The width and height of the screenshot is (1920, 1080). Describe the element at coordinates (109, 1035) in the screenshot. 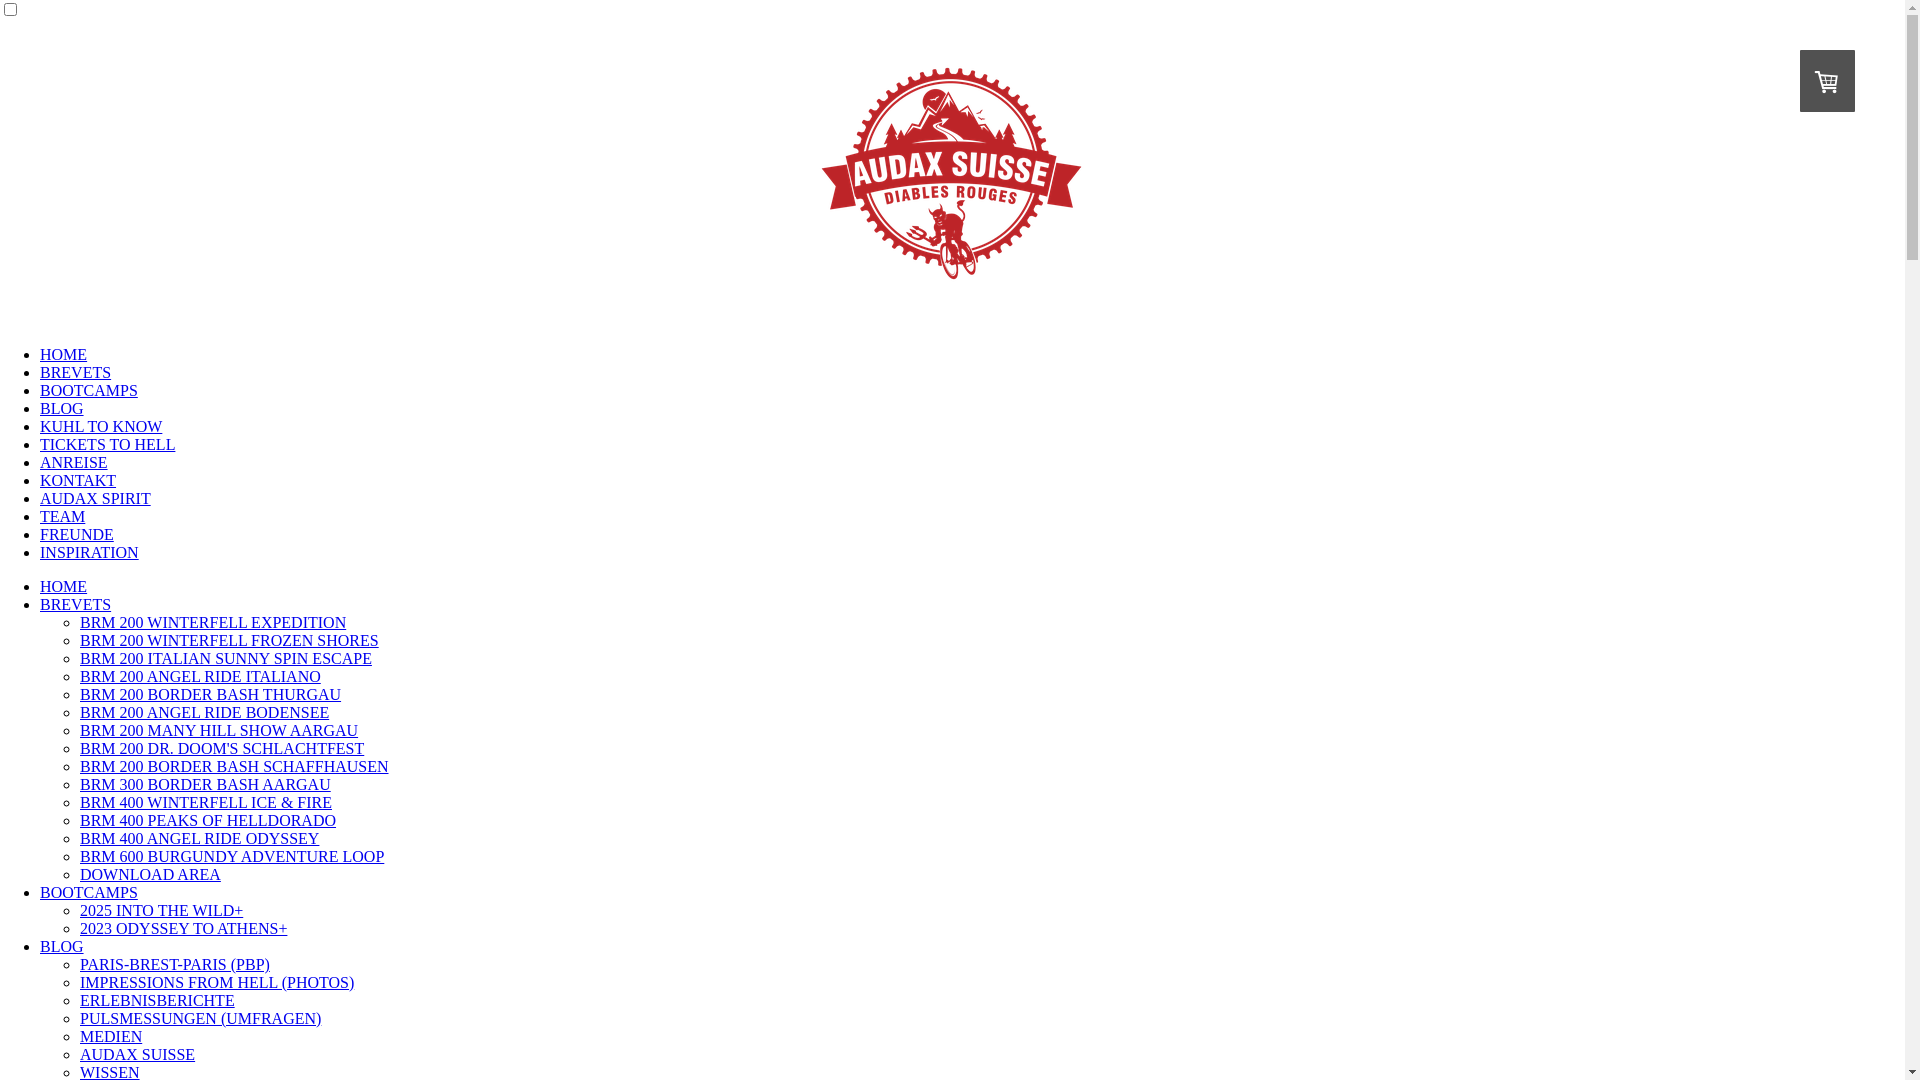

I see `'MEDIEN'` at that location.